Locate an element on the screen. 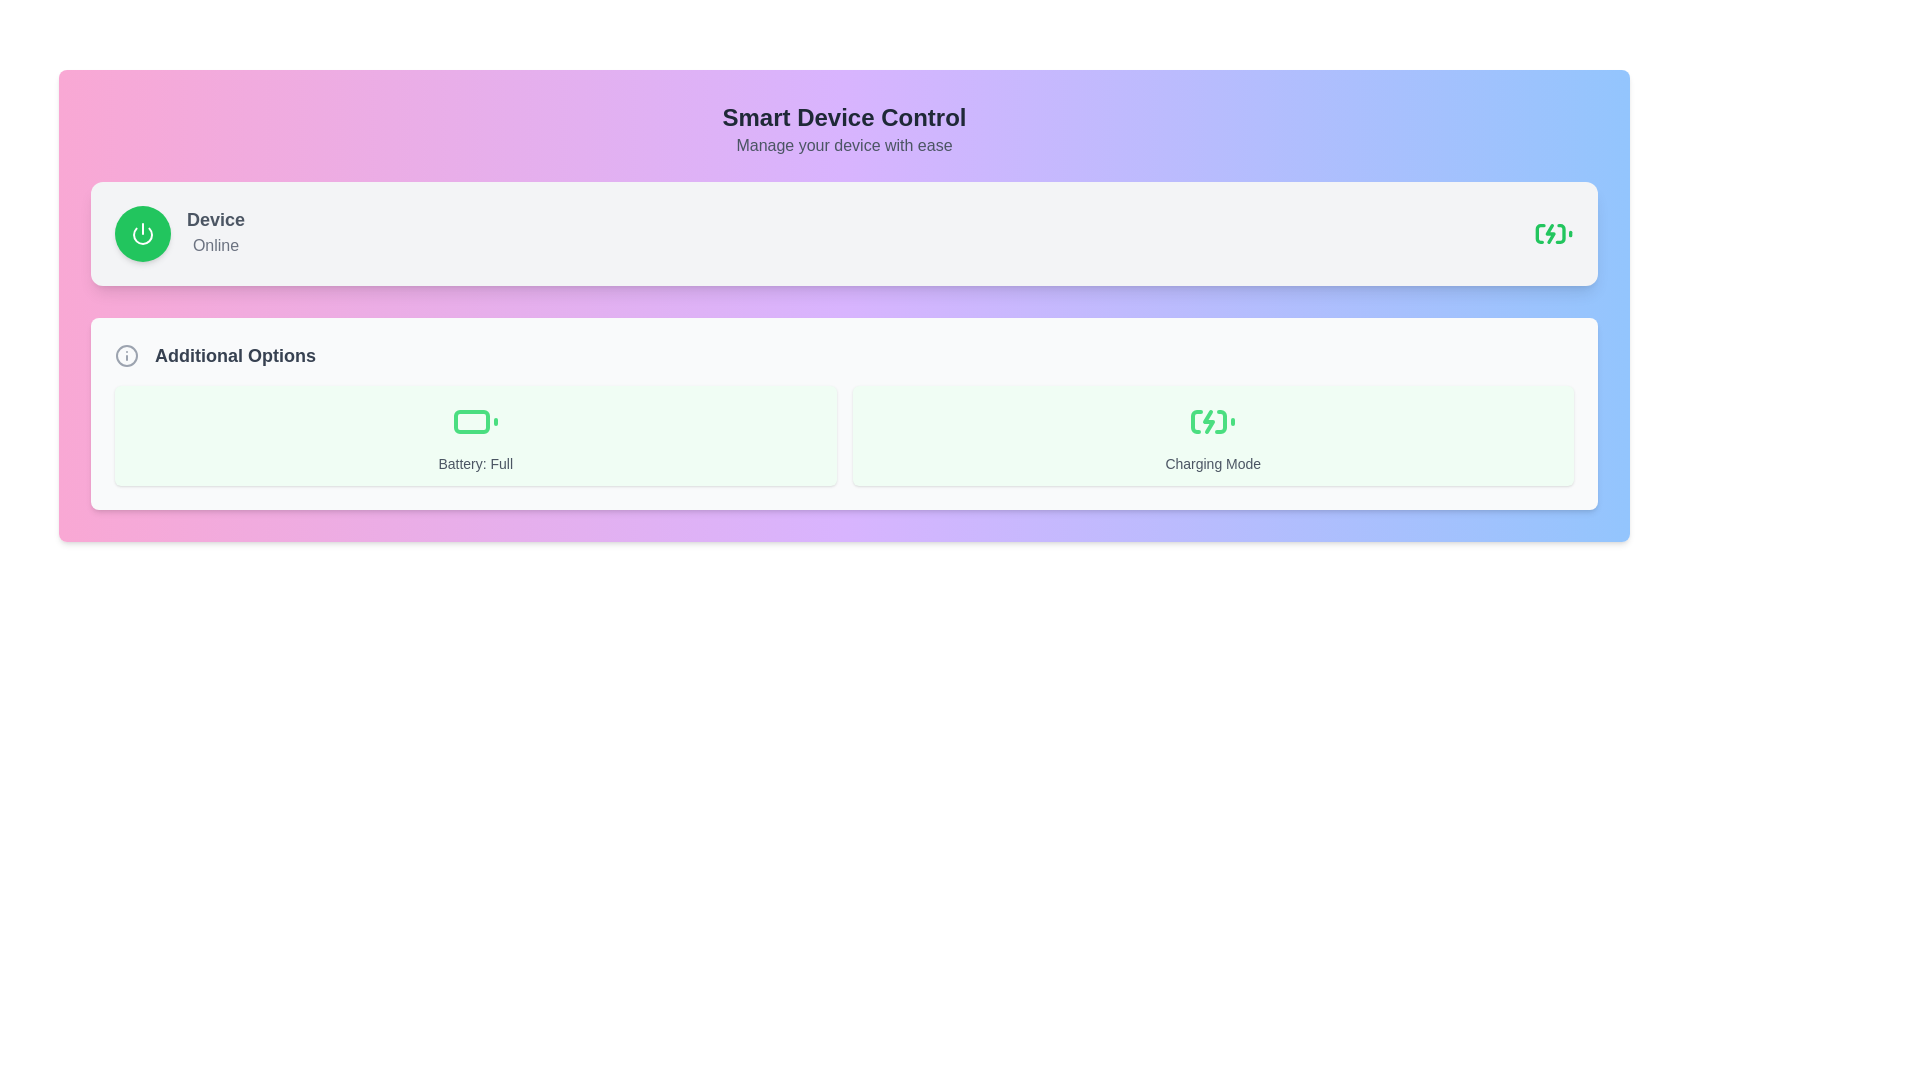 The height and width of the screenshot is (1080, 1920). the 'Charging Mode' icon located in the right section of the interface, above the text 'Charging Mode' for an interactive response is located at coordinates (1212, 420).